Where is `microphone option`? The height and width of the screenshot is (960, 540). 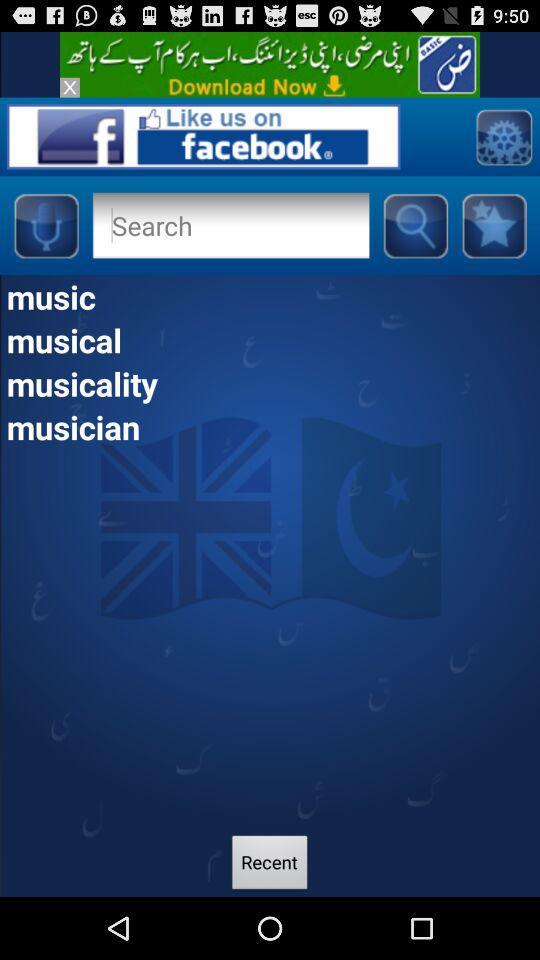
microphone option is located at coordinates (45, 225).